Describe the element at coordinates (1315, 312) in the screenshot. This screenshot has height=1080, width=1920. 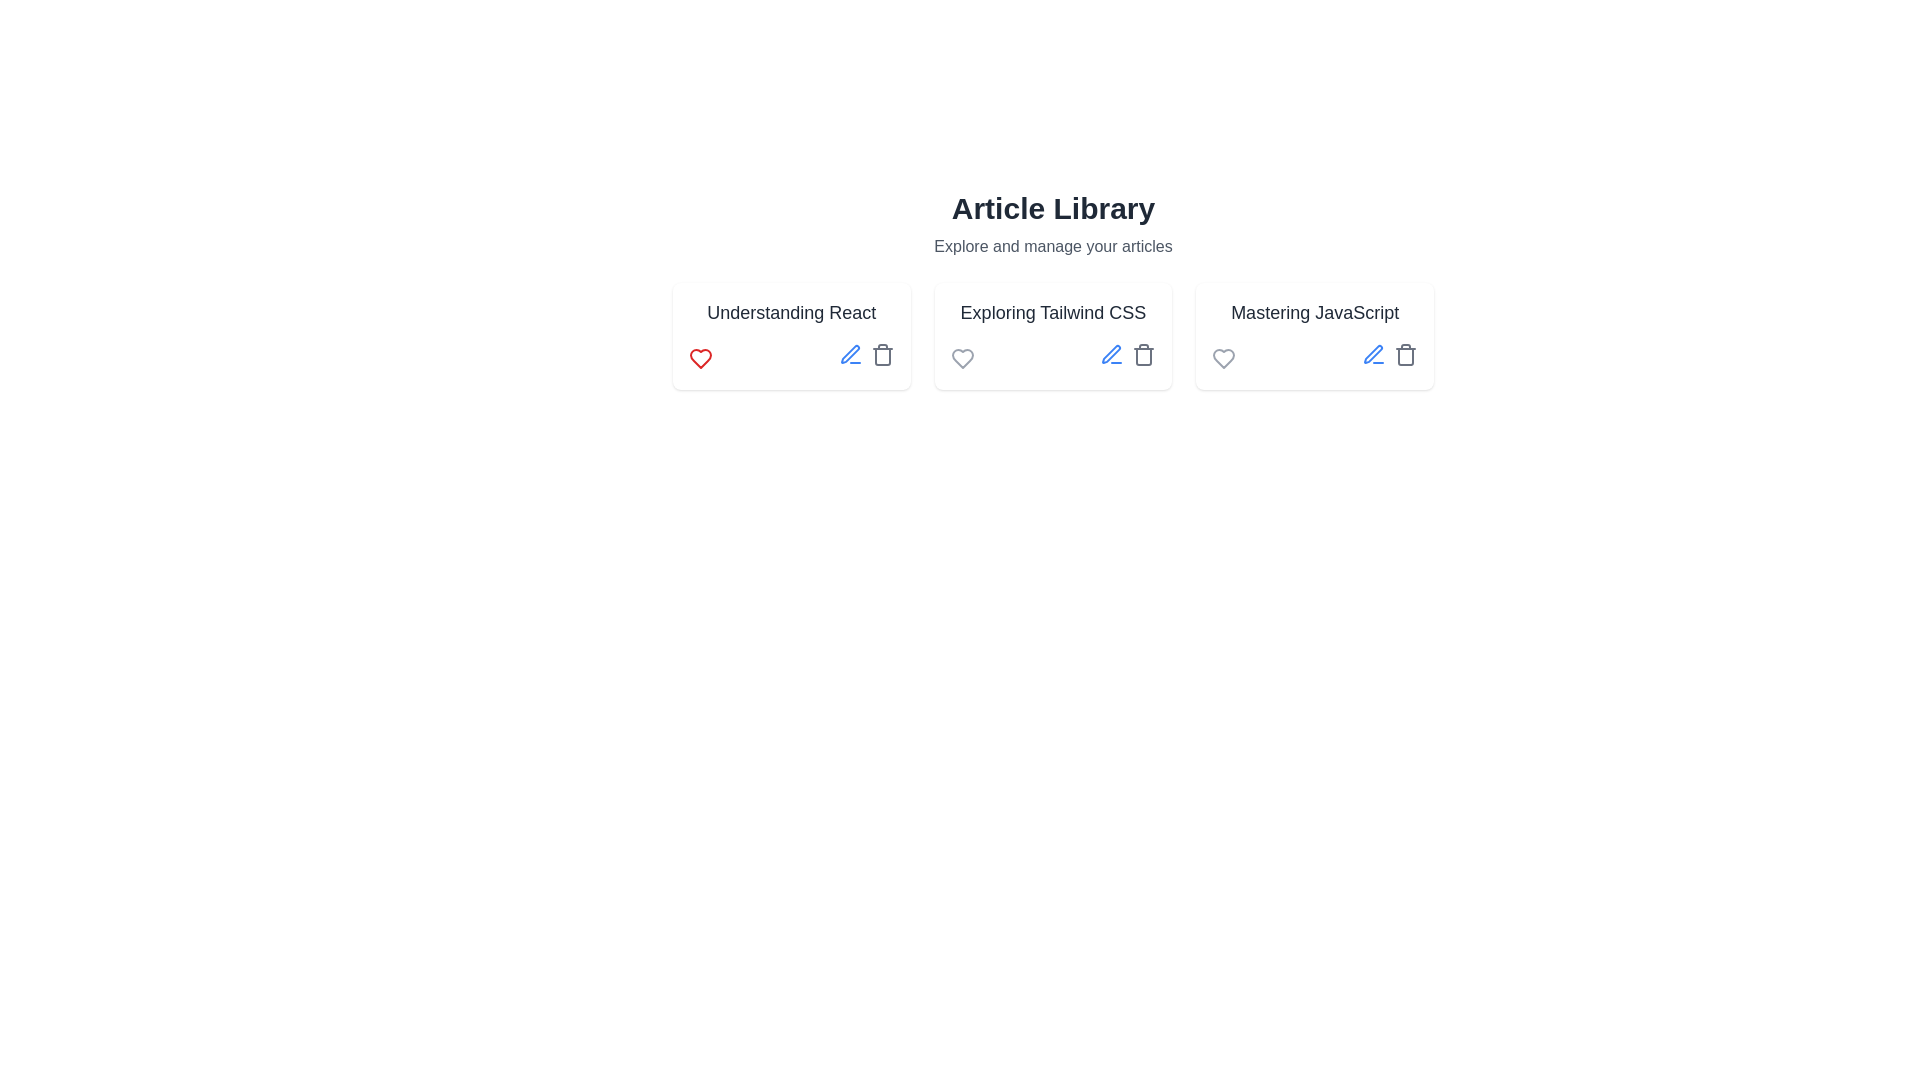
I see `the text label displaying the title 'Mastering JavaScript' in bold gray font, located in the last card of the 'Article Library' section` at that location.